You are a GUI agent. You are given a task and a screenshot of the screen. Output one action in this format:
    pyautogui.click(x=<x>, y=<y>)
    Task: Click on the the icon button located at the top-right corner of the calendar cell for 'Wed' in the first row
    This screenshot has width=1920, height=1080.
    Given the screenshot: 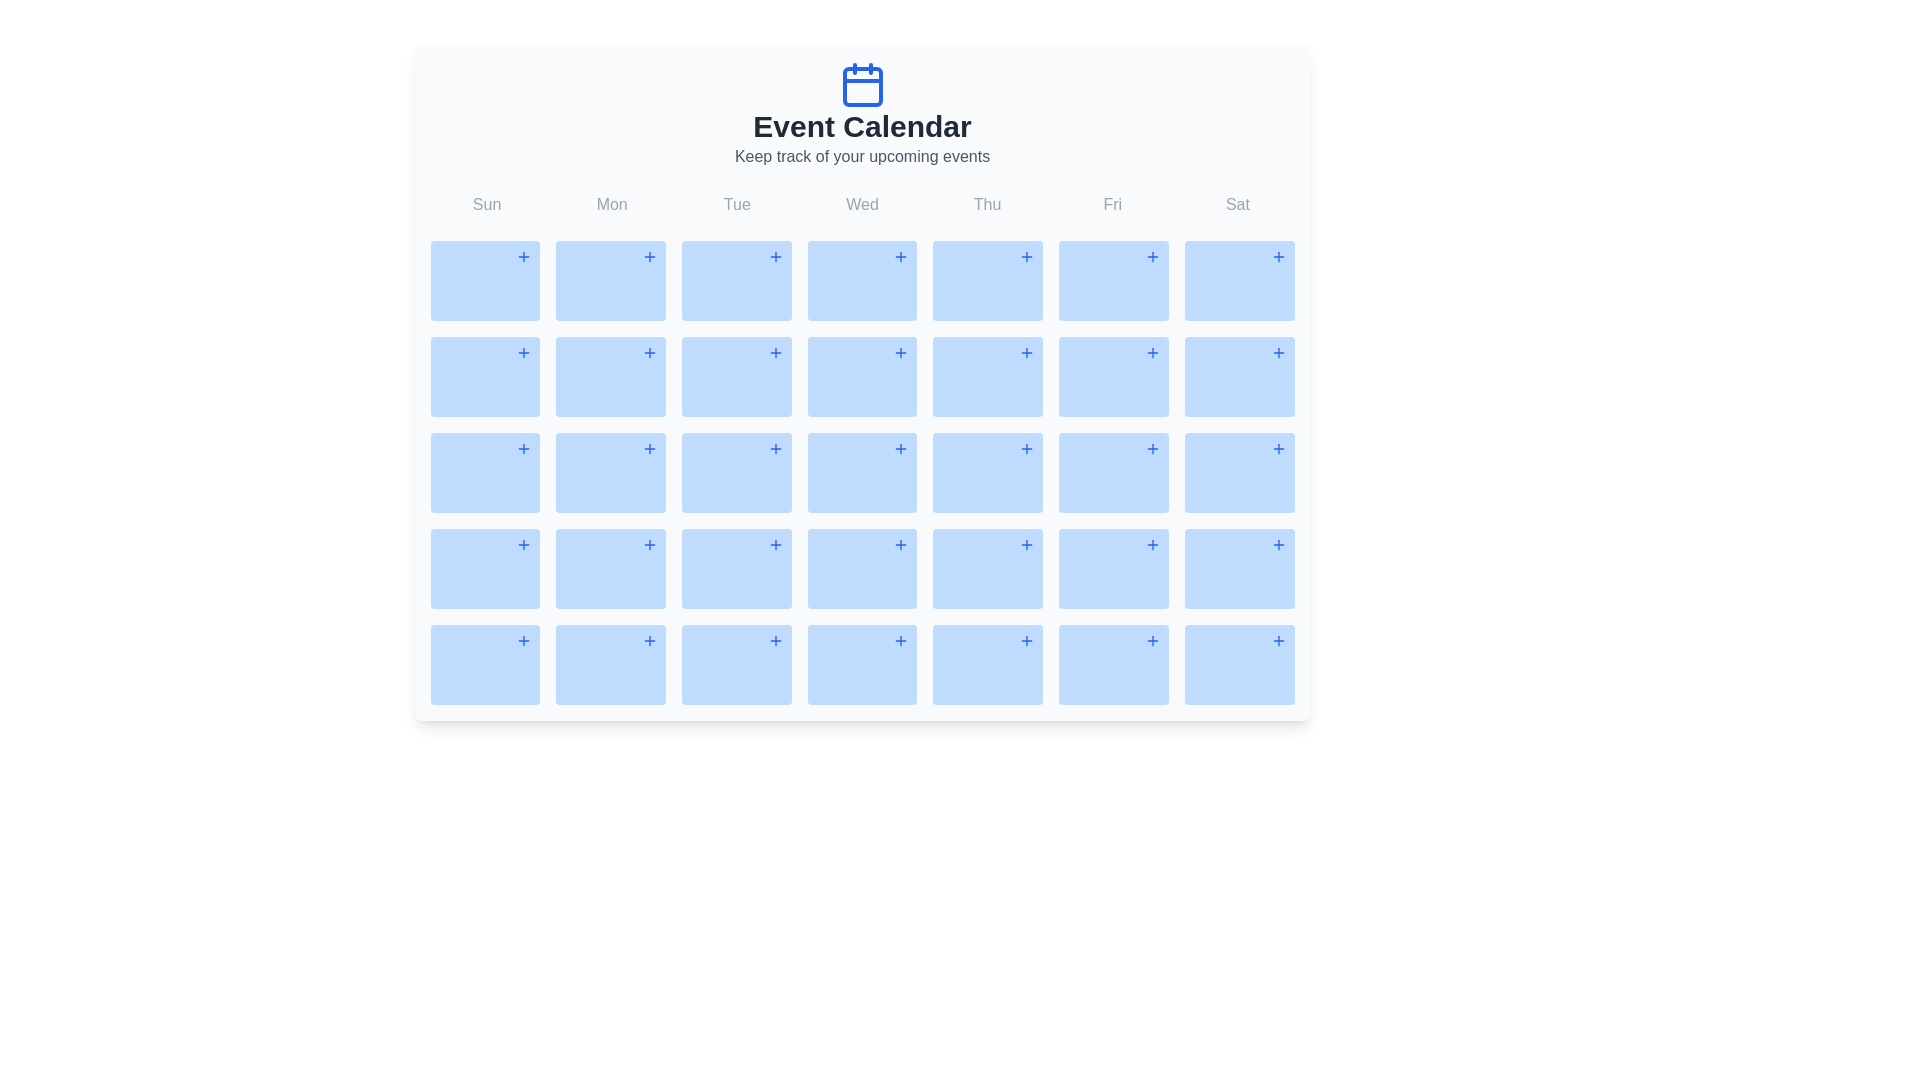 What is the action you would take?
    pyautogui.click(x=900, y=256)
    